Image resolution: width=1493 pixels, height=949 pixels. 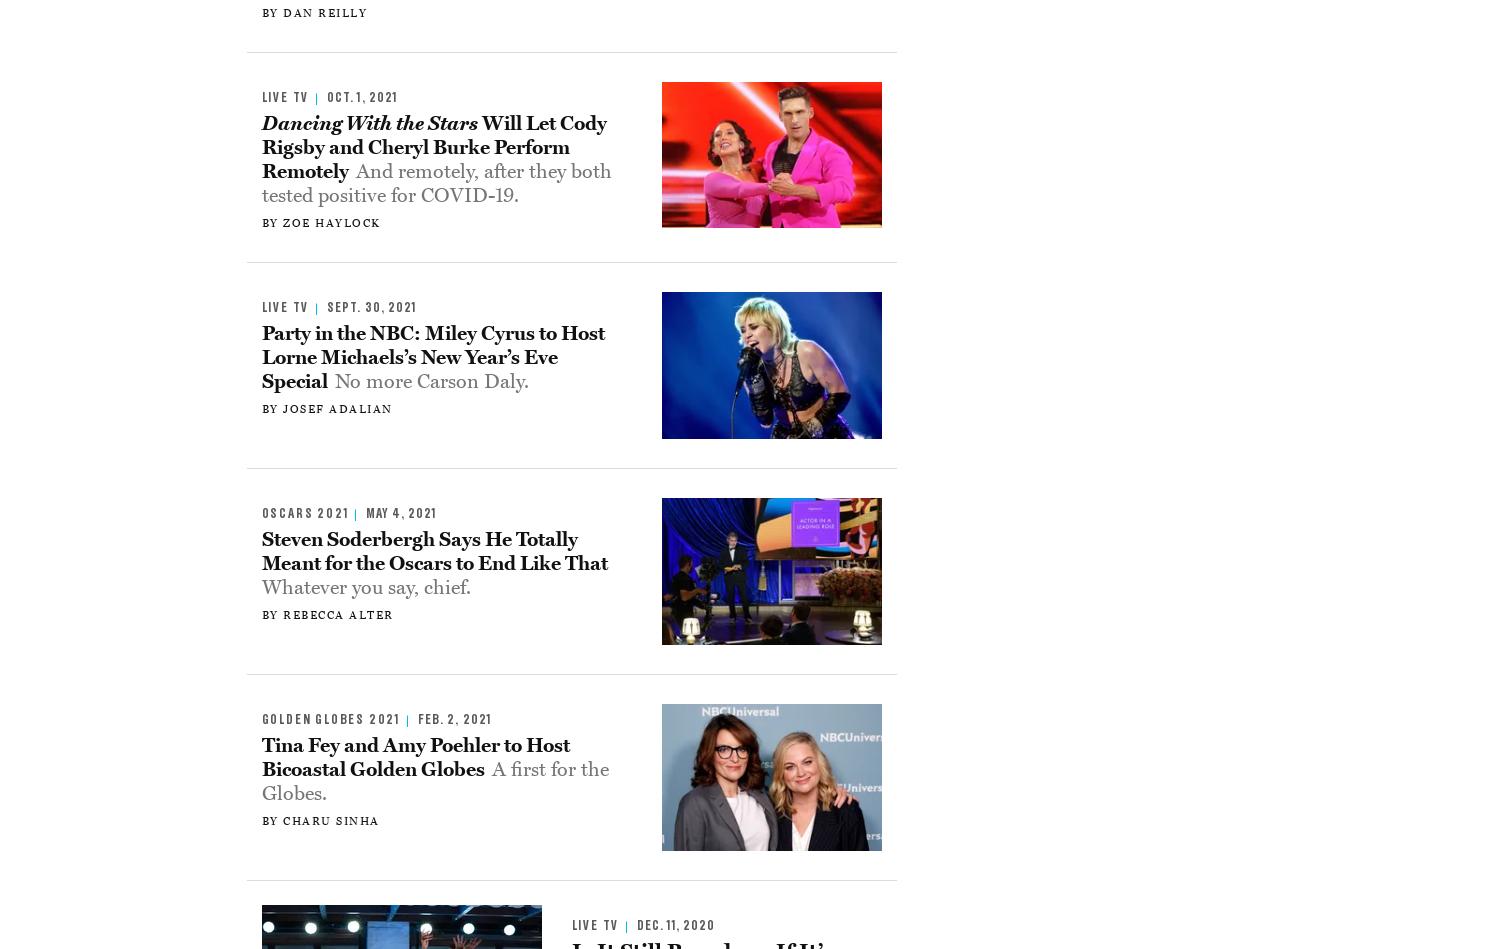 What do you see at coordinates (414, 757) in the screenshot?
I see `'Tina Fey and Amy Poehler to Host Bicoastal Golden Globes'` at bounding box center [414, 757].